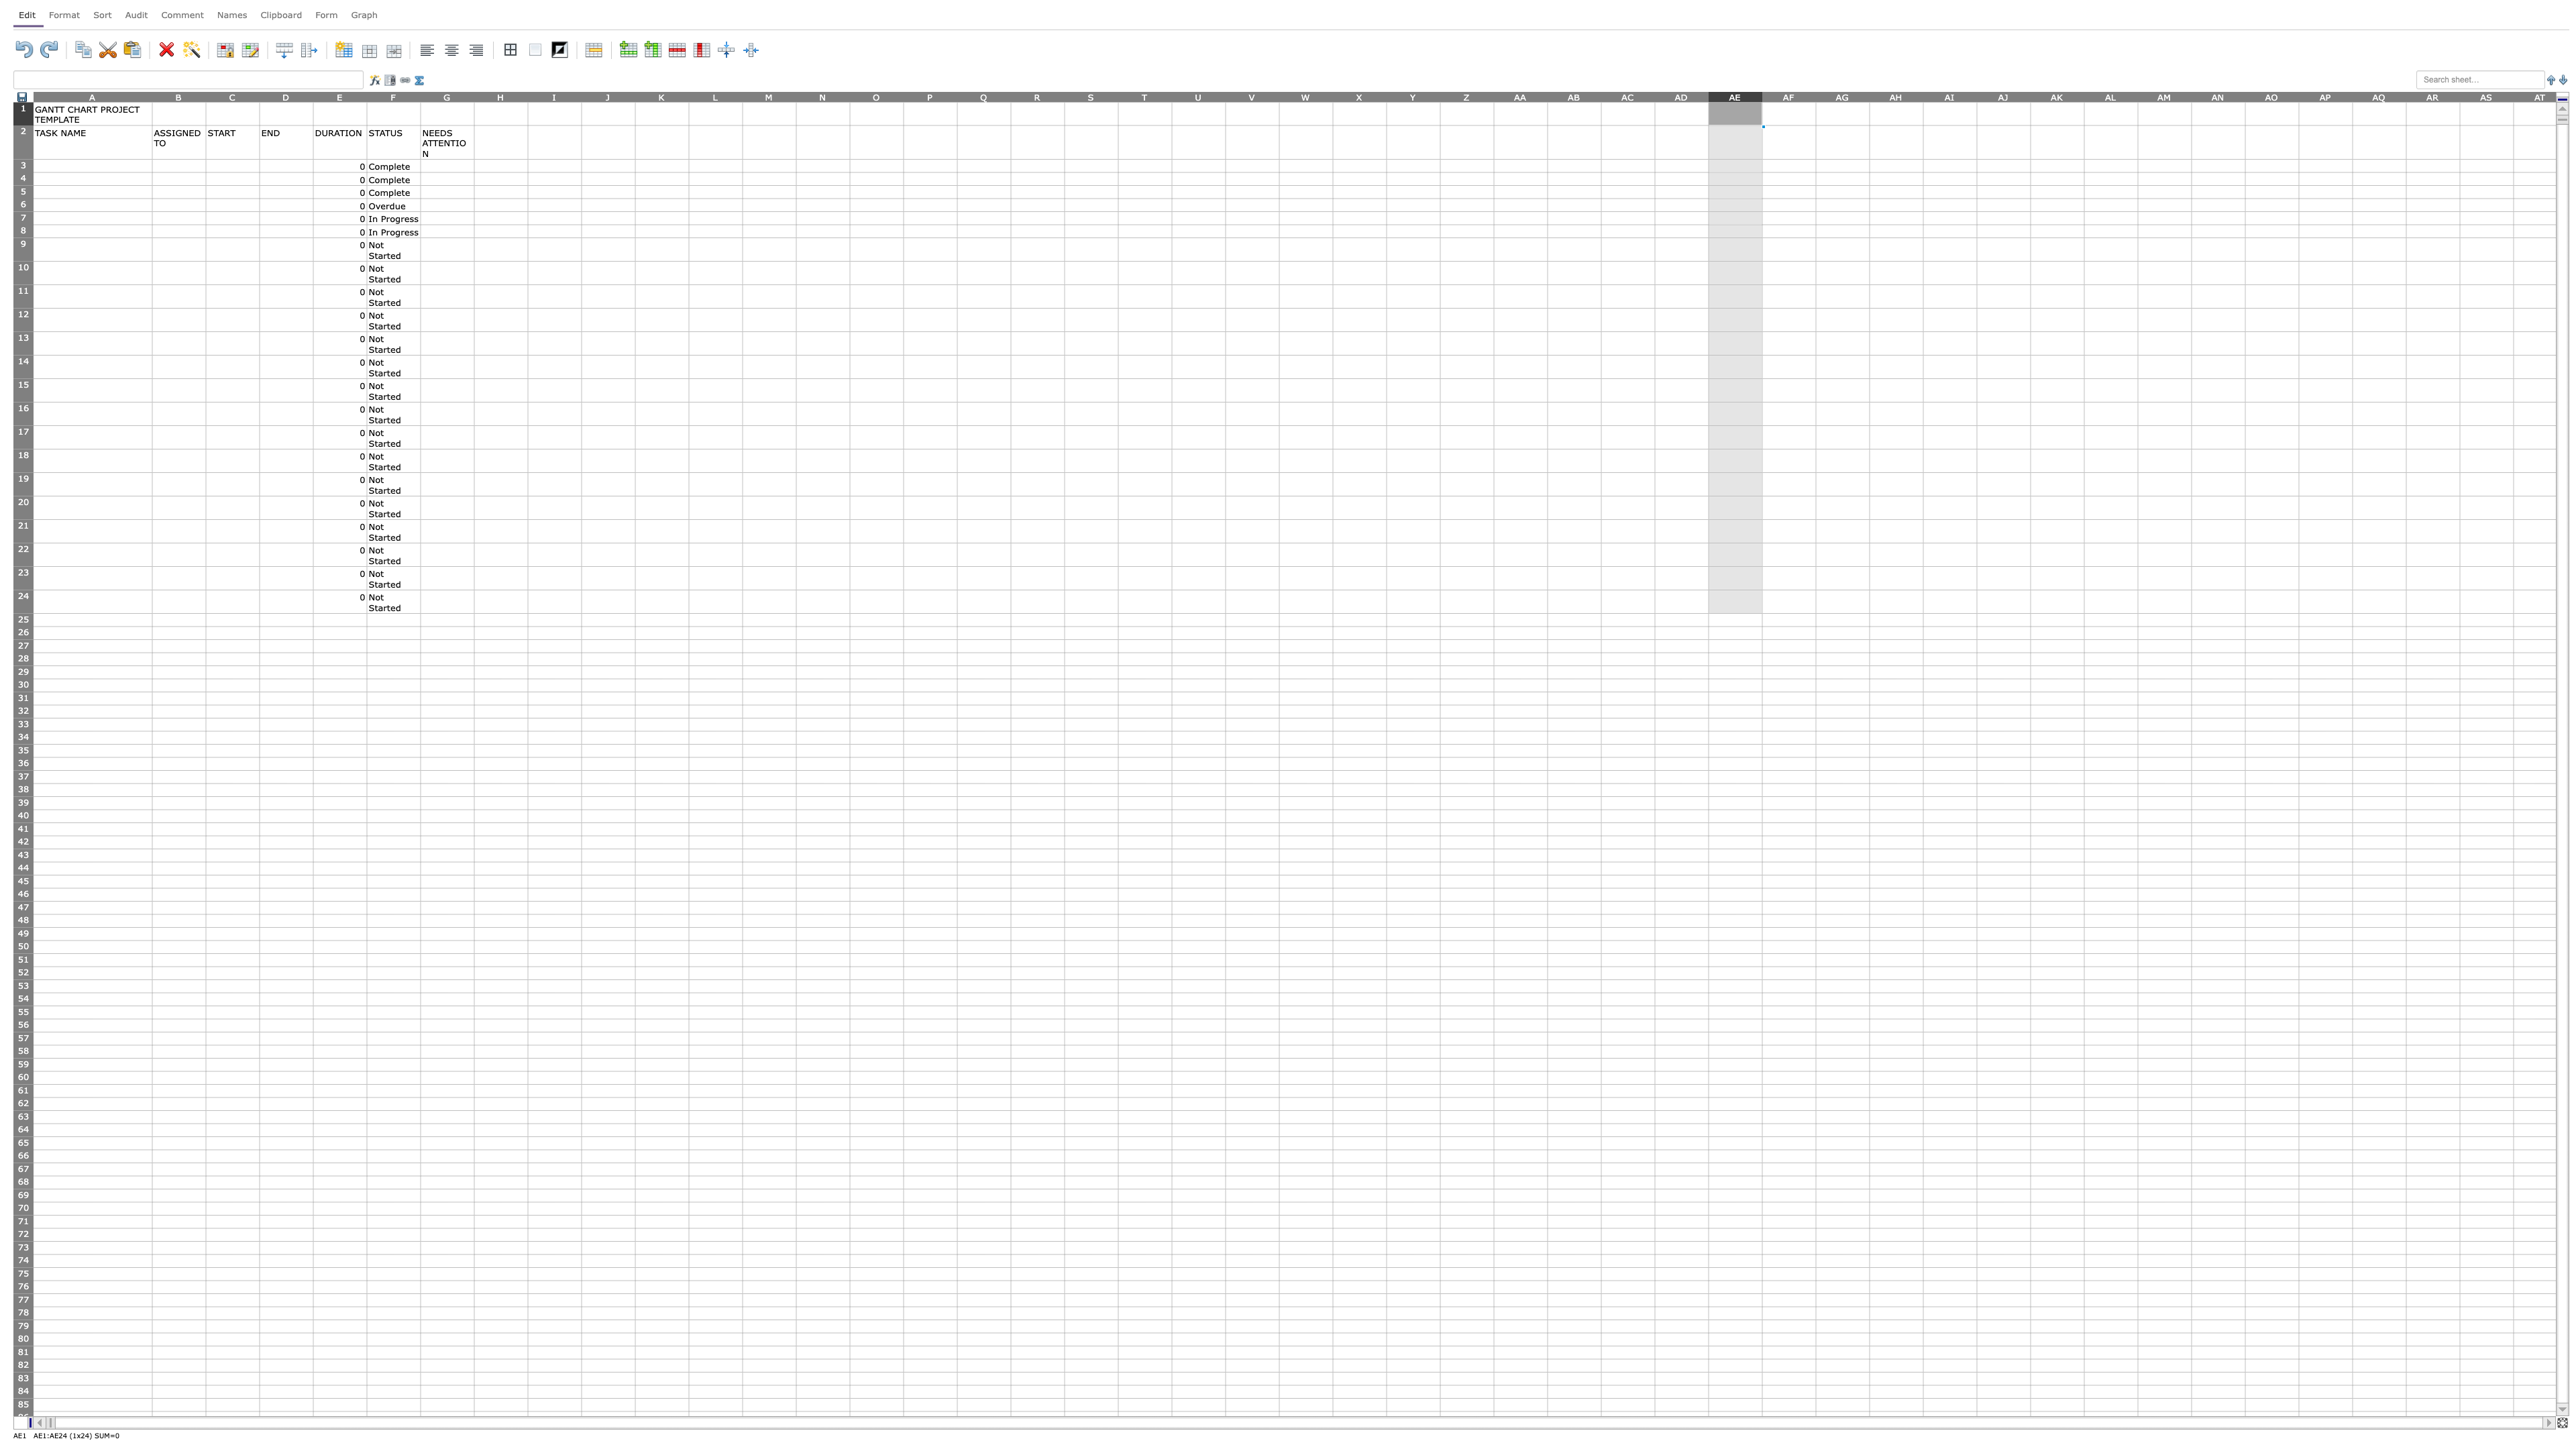 This screenshot has width=2576, height=1449. What do you see at coordinates (1921, 95) in the screenshot?
I see `Position mouse at column AH's width adjustment area` at bounding box center [1921, 95].